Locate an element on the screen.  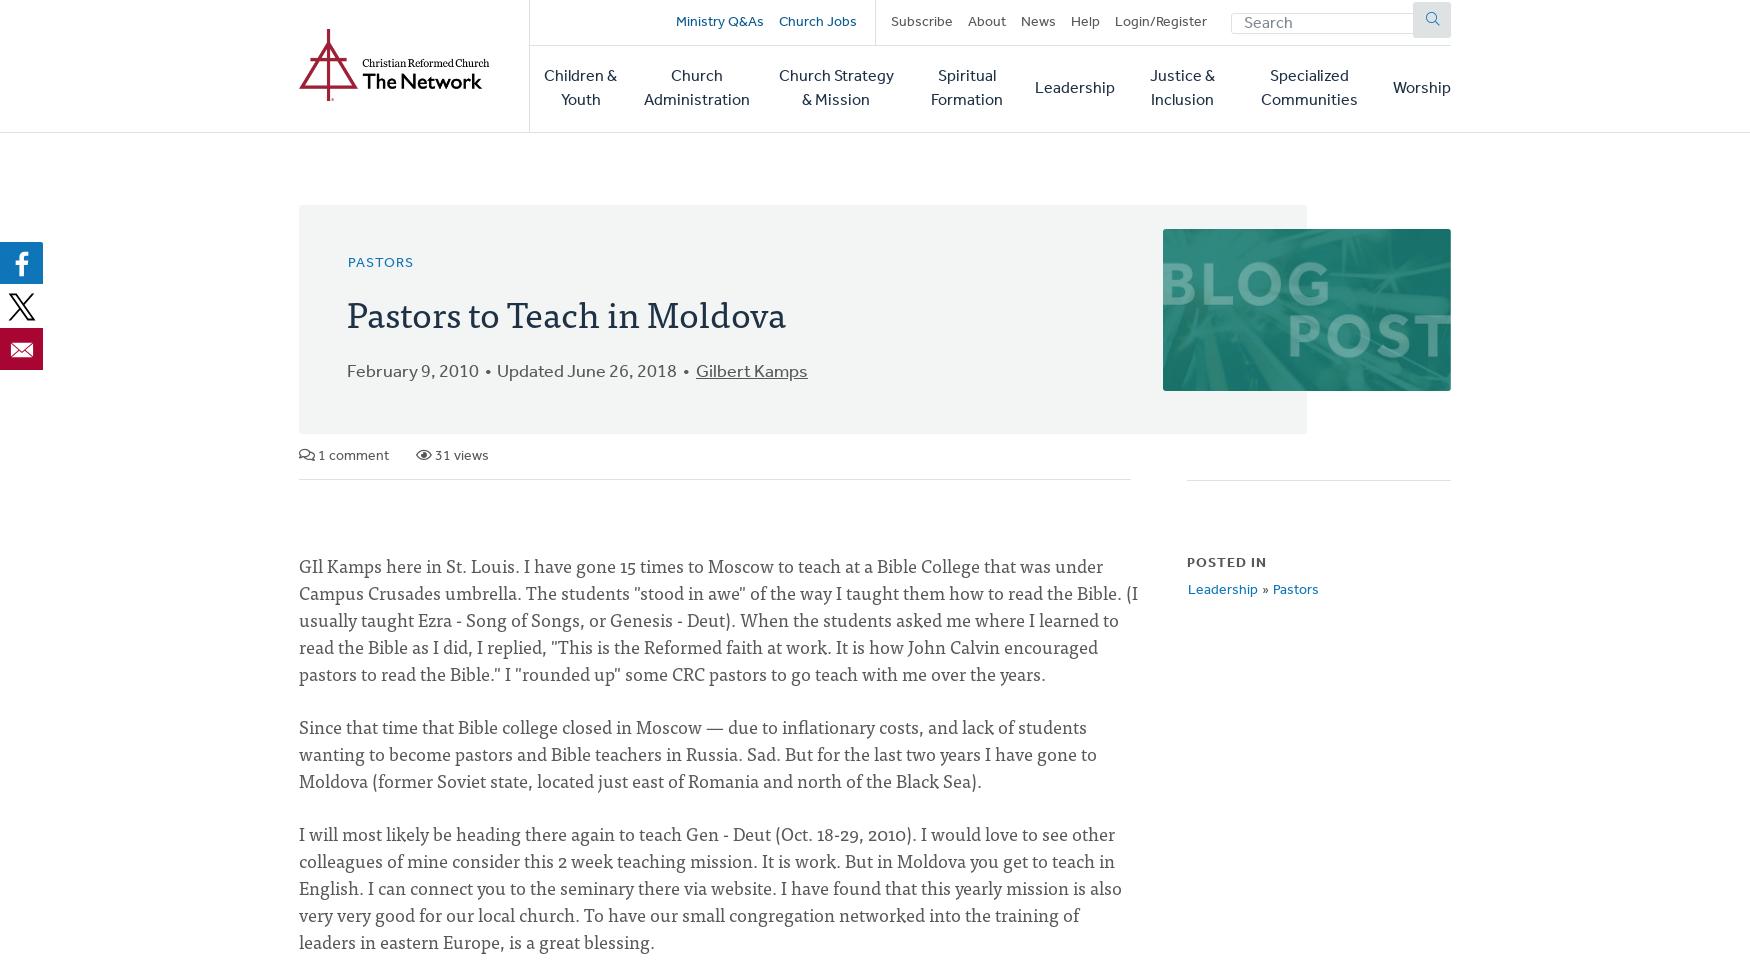
'Updated June 26, 2018' is located at coordinates (496, 371).